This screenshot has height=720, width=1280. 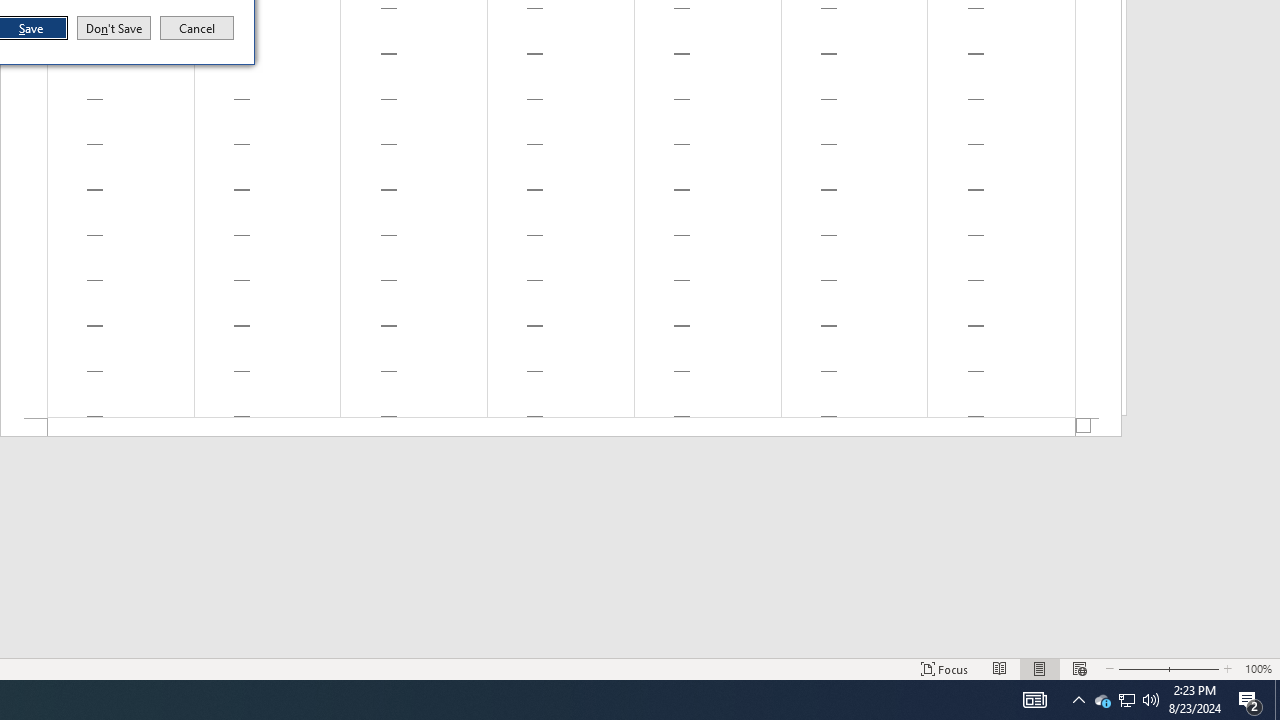 What do you see at coordinates (197, 28) in the screenshot?
I see `'Cancel'` at bounding box center [197, 28].